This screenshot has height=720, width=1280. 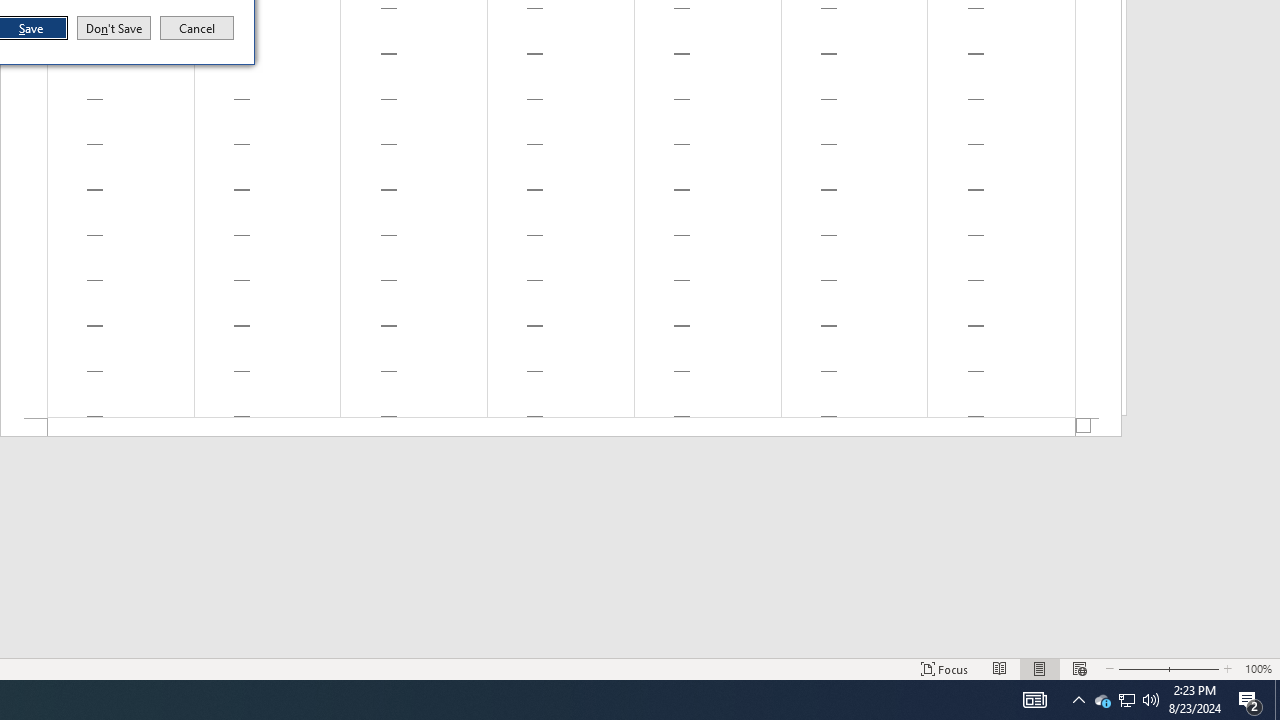 What do you see at coordinates (197, 28) in the screenshot?
I see `'Cancel'` at bounding box center [197, 28].